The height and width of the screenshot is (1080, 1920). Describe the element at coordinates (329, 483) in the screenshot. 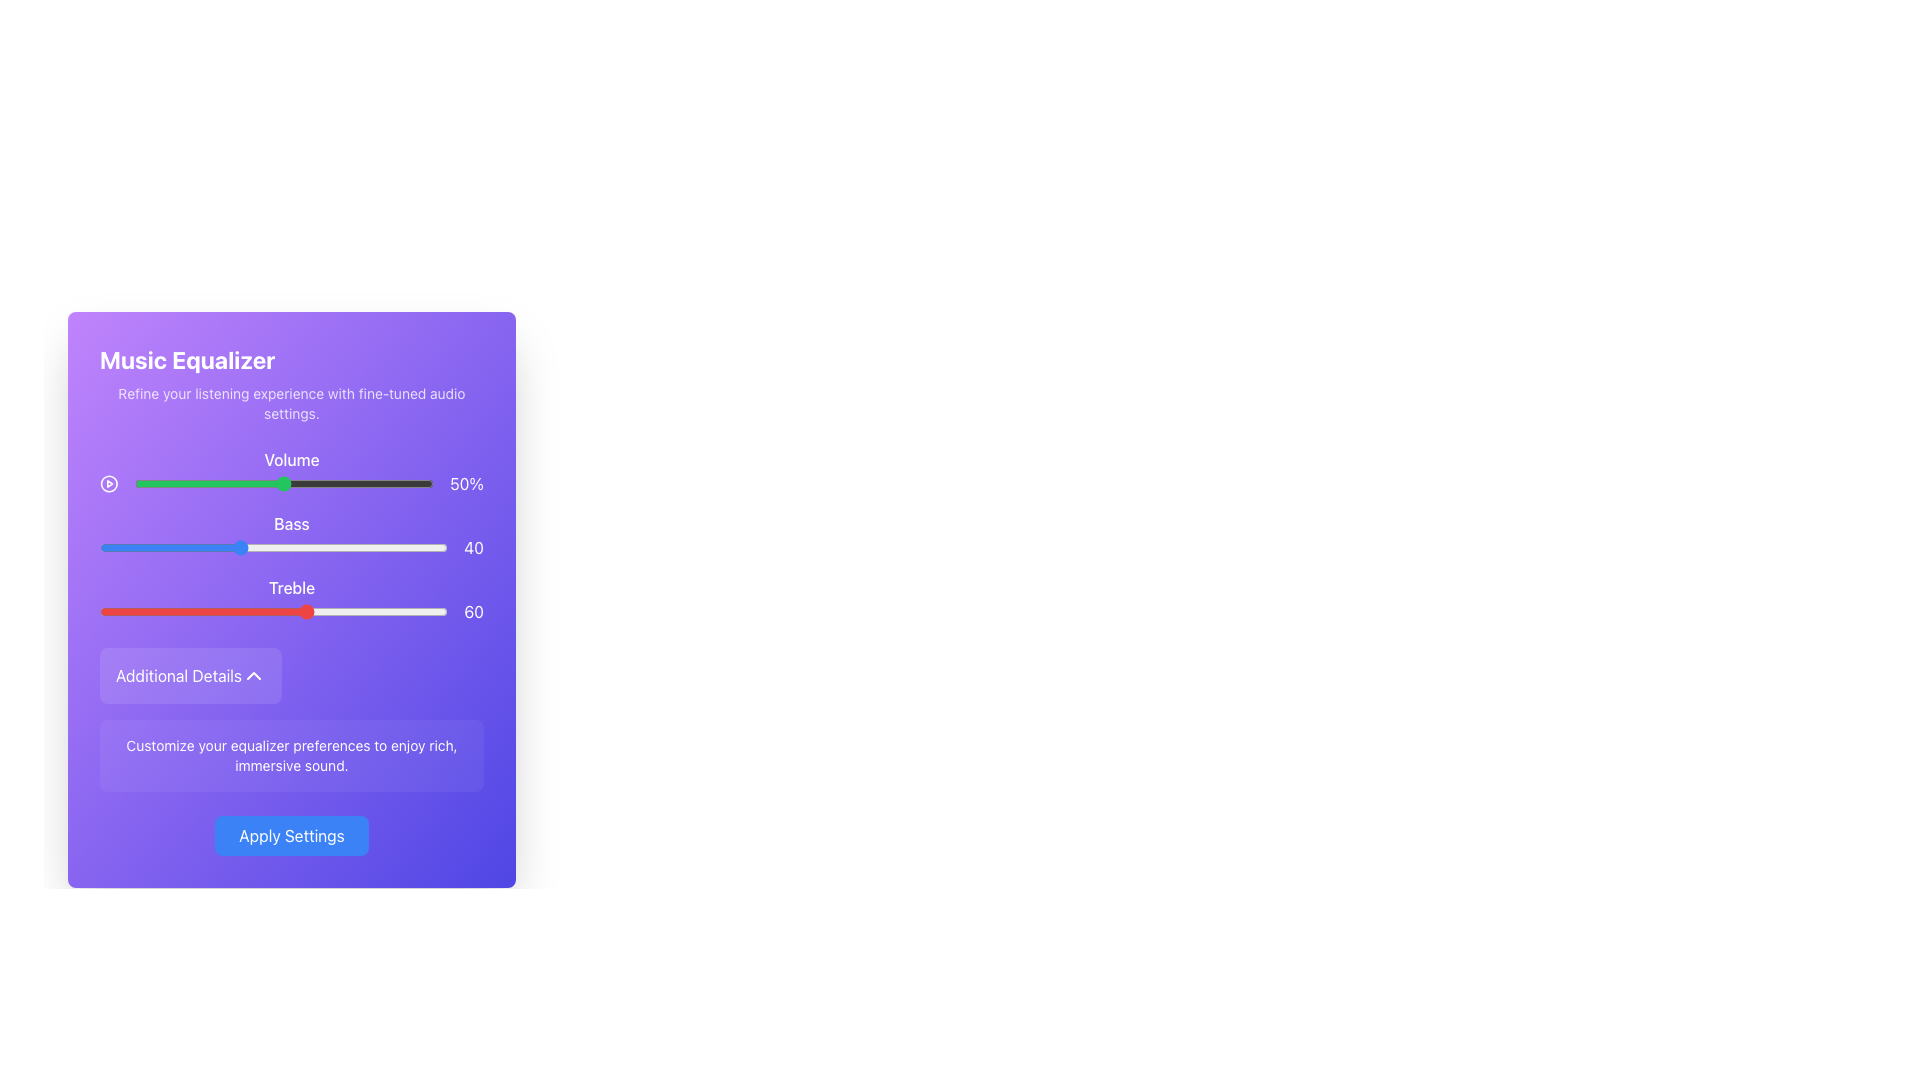

I see `the volume` at that location.